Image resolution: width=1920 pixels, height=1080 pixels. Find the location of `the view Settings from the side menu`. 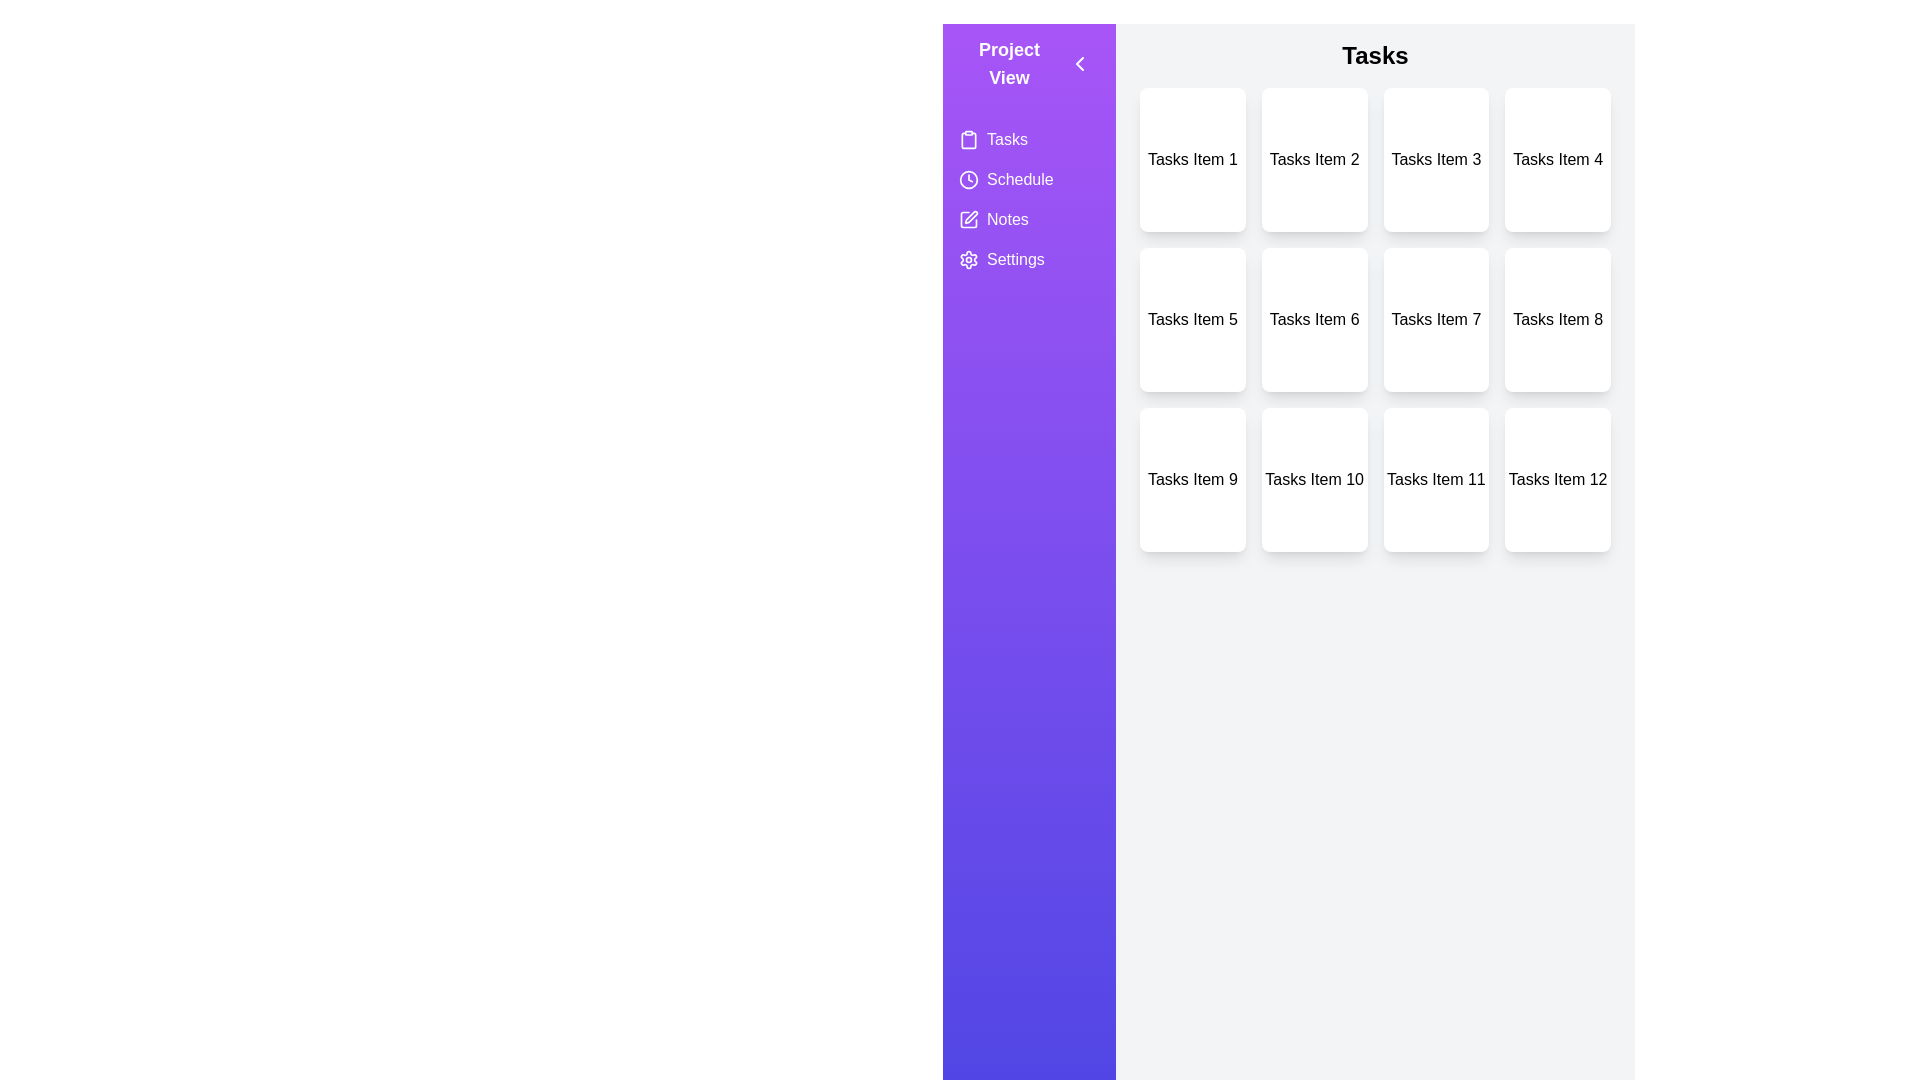

the view Settings from the side menu is located at coordinates (1029, 258).